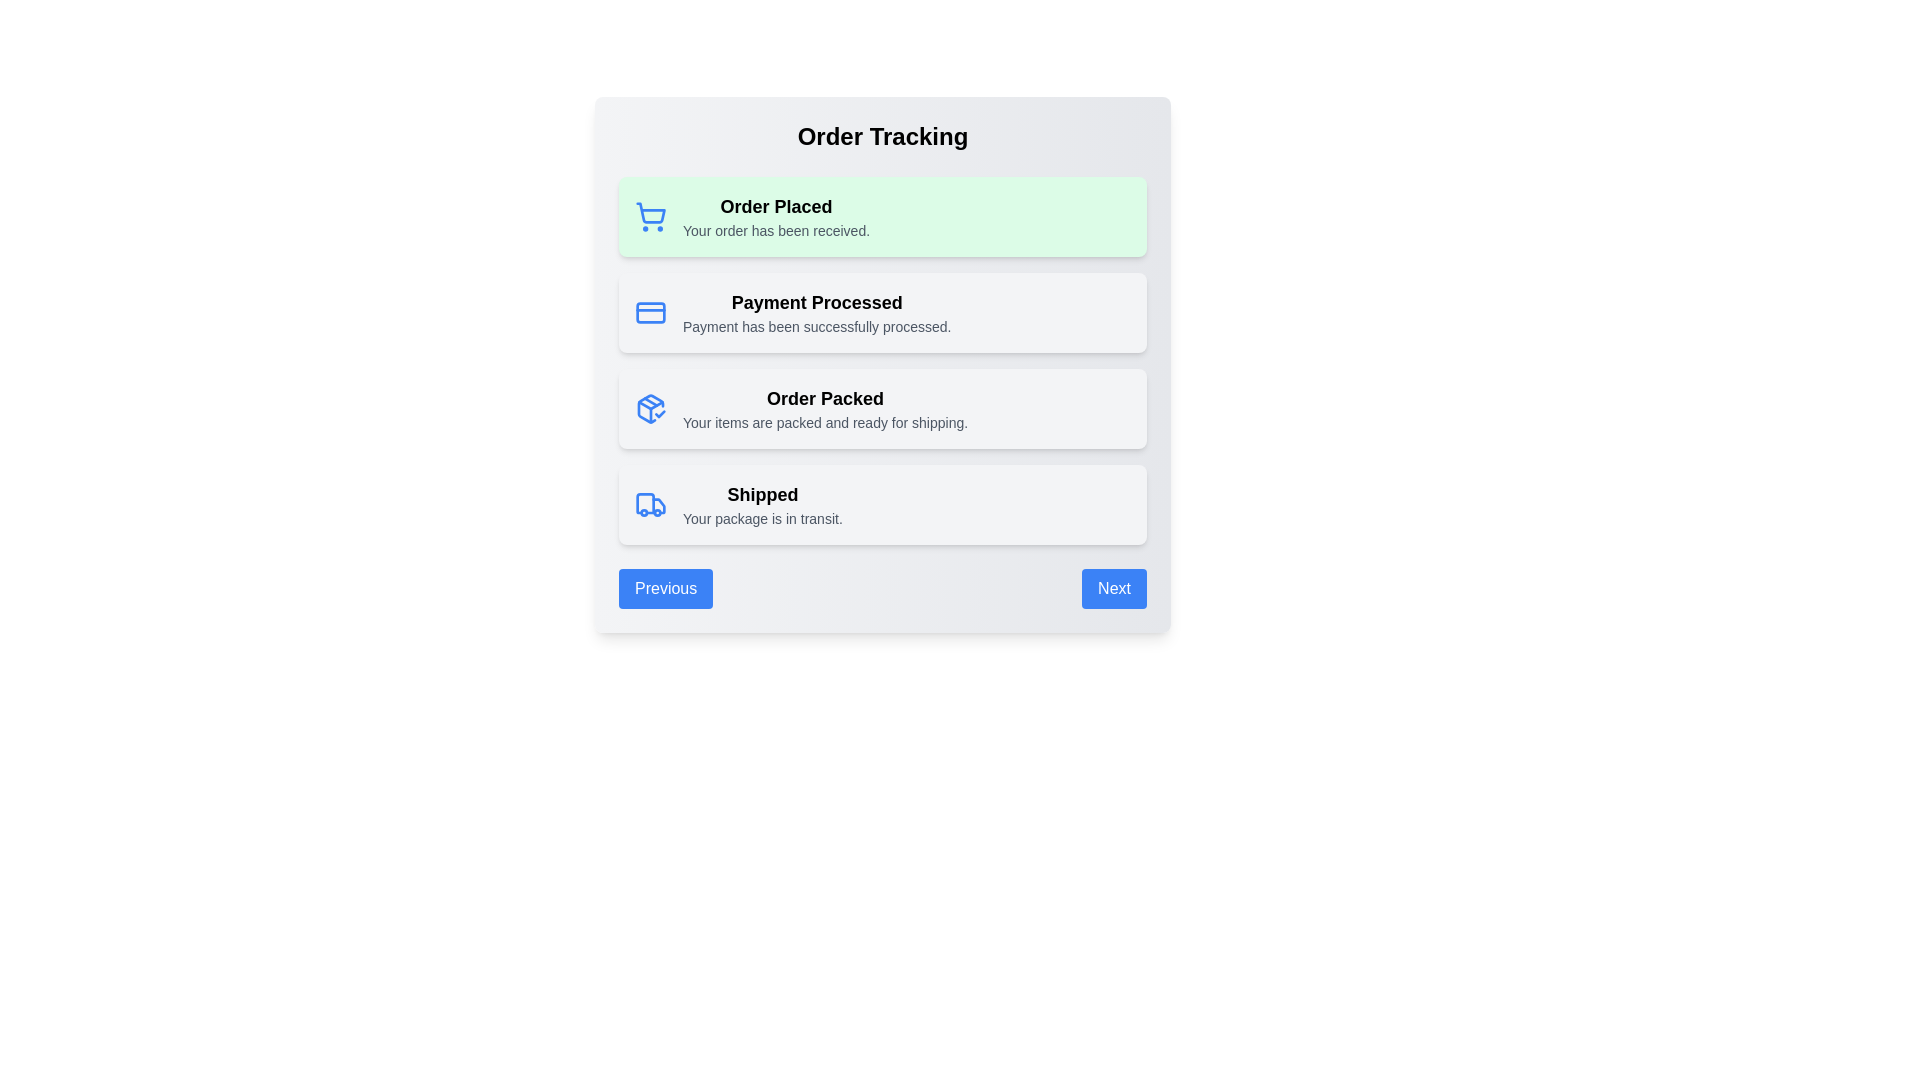  Describe the element at coordinates (775, 230) in the screenshot. I see `confirmation message text label indicating that the user's order has been acknowledged, which is located below the 'Order Placed' title in the order status details card` at that location.